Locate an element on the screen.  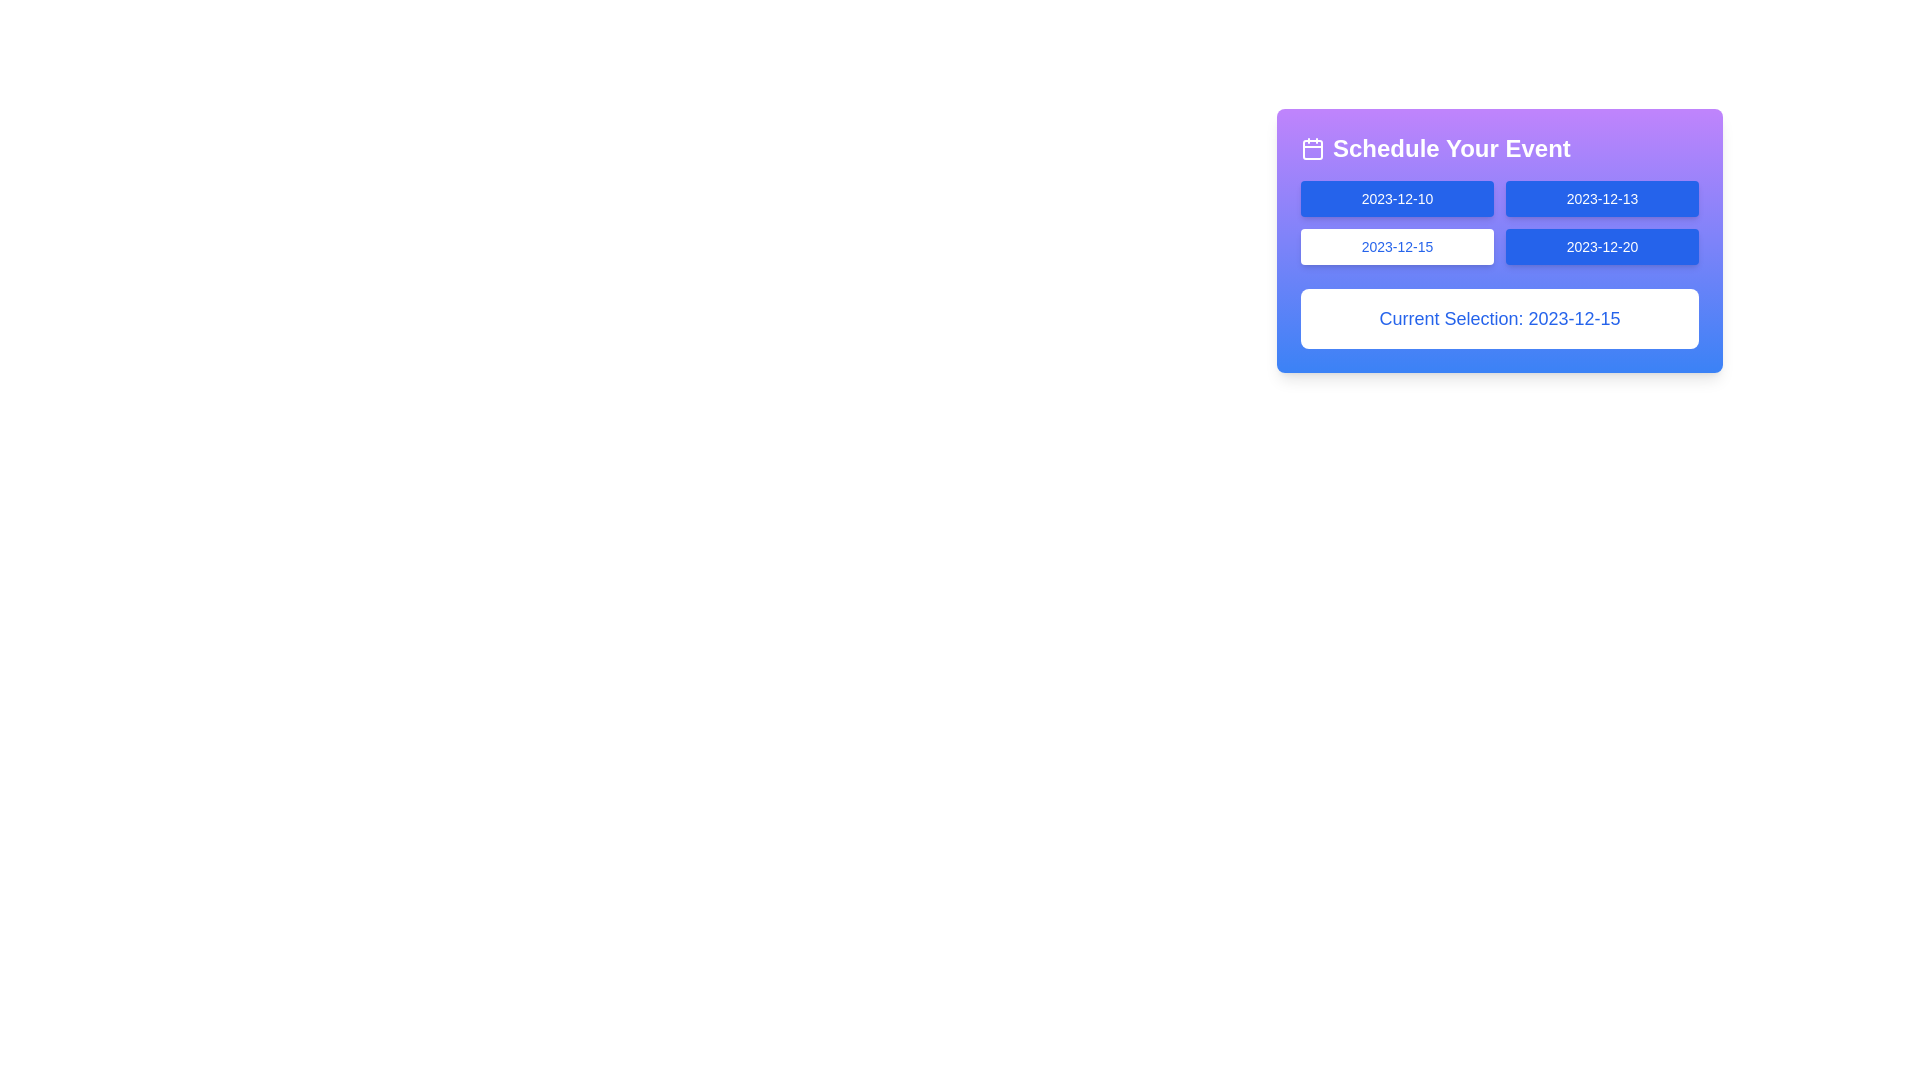
the date selection button located in the first column and second row of the grid layout is located at coordinates (1396, 245).